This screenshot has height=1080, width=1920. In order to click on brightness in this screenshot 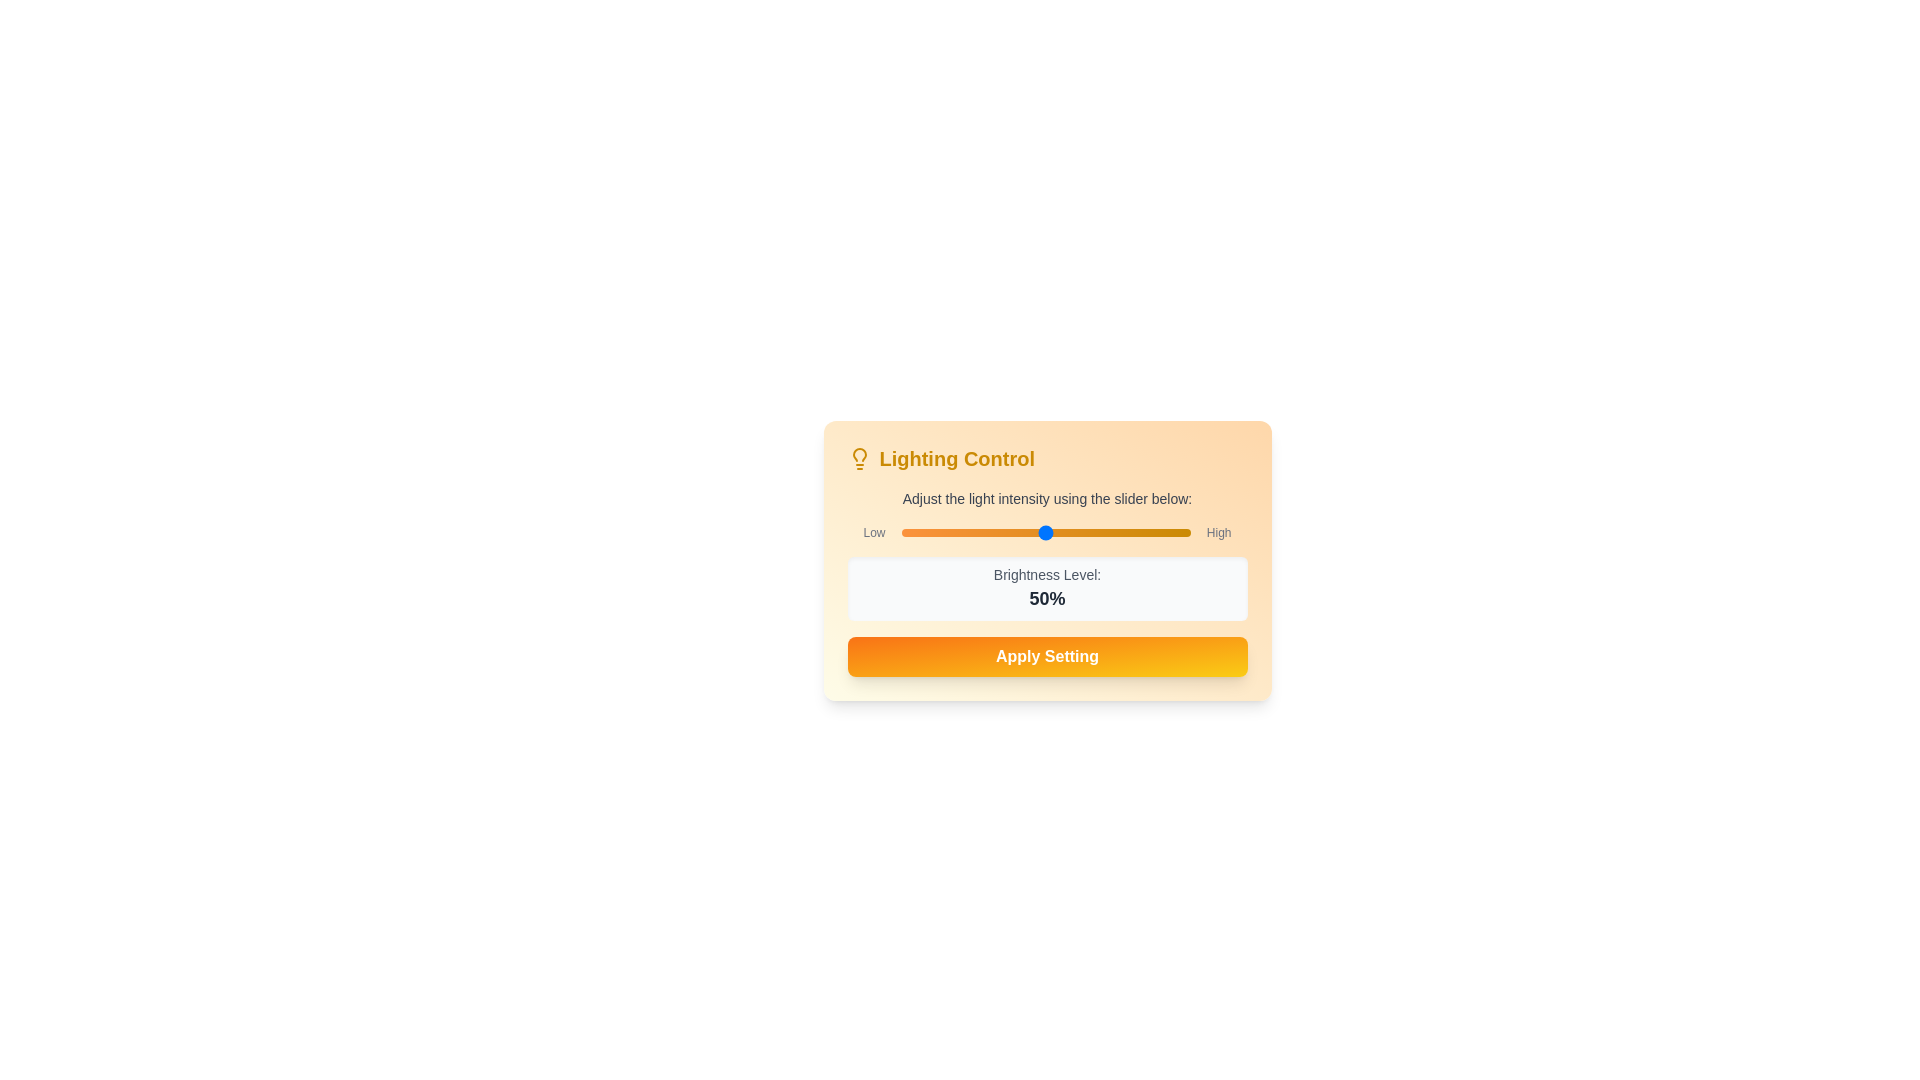, I will do `click(1105, 531)`.